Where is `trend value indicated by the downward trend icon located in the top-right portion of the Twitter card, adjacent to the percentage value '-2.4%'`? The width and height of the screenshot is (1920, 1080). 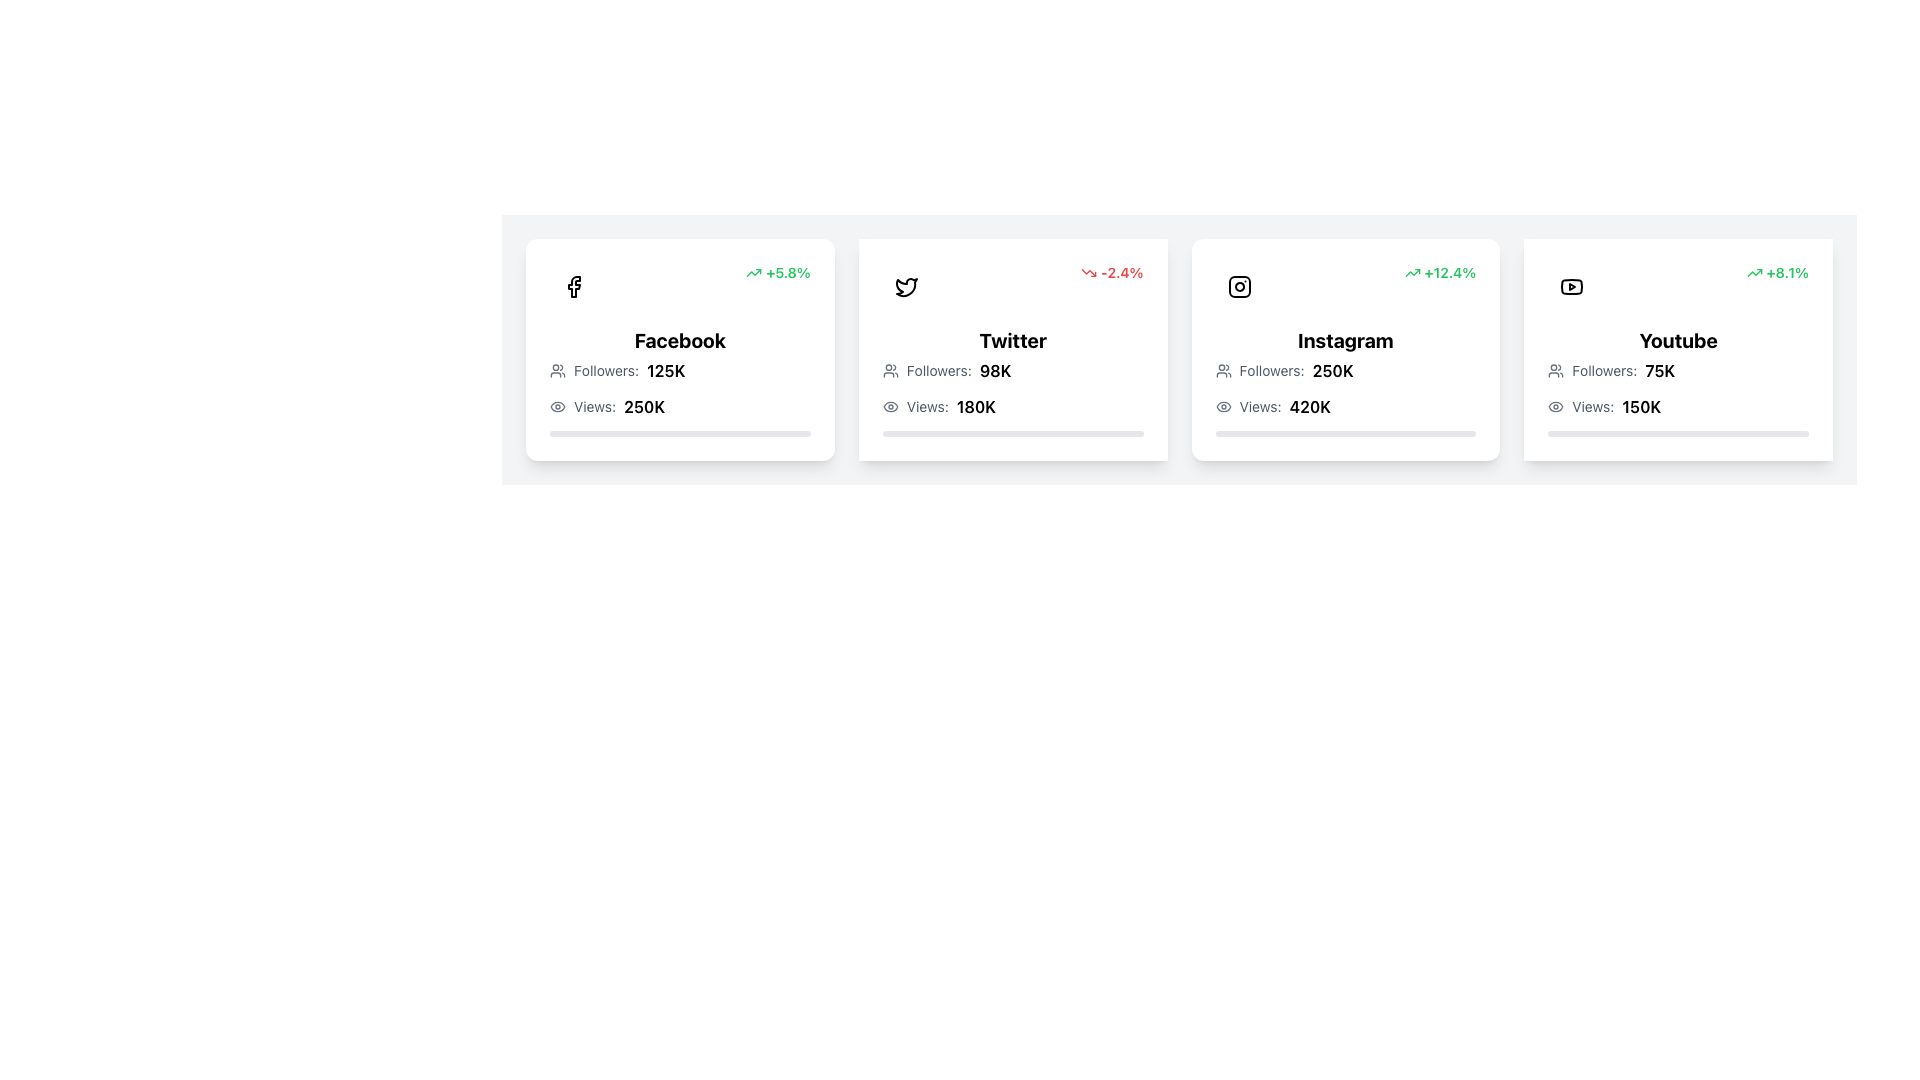
trend value indicated by the downward trend icon located in the top-right portion of the Twitter card, adjacent to the percentage value '-2.4%' is located at coordinates (1088, 273).